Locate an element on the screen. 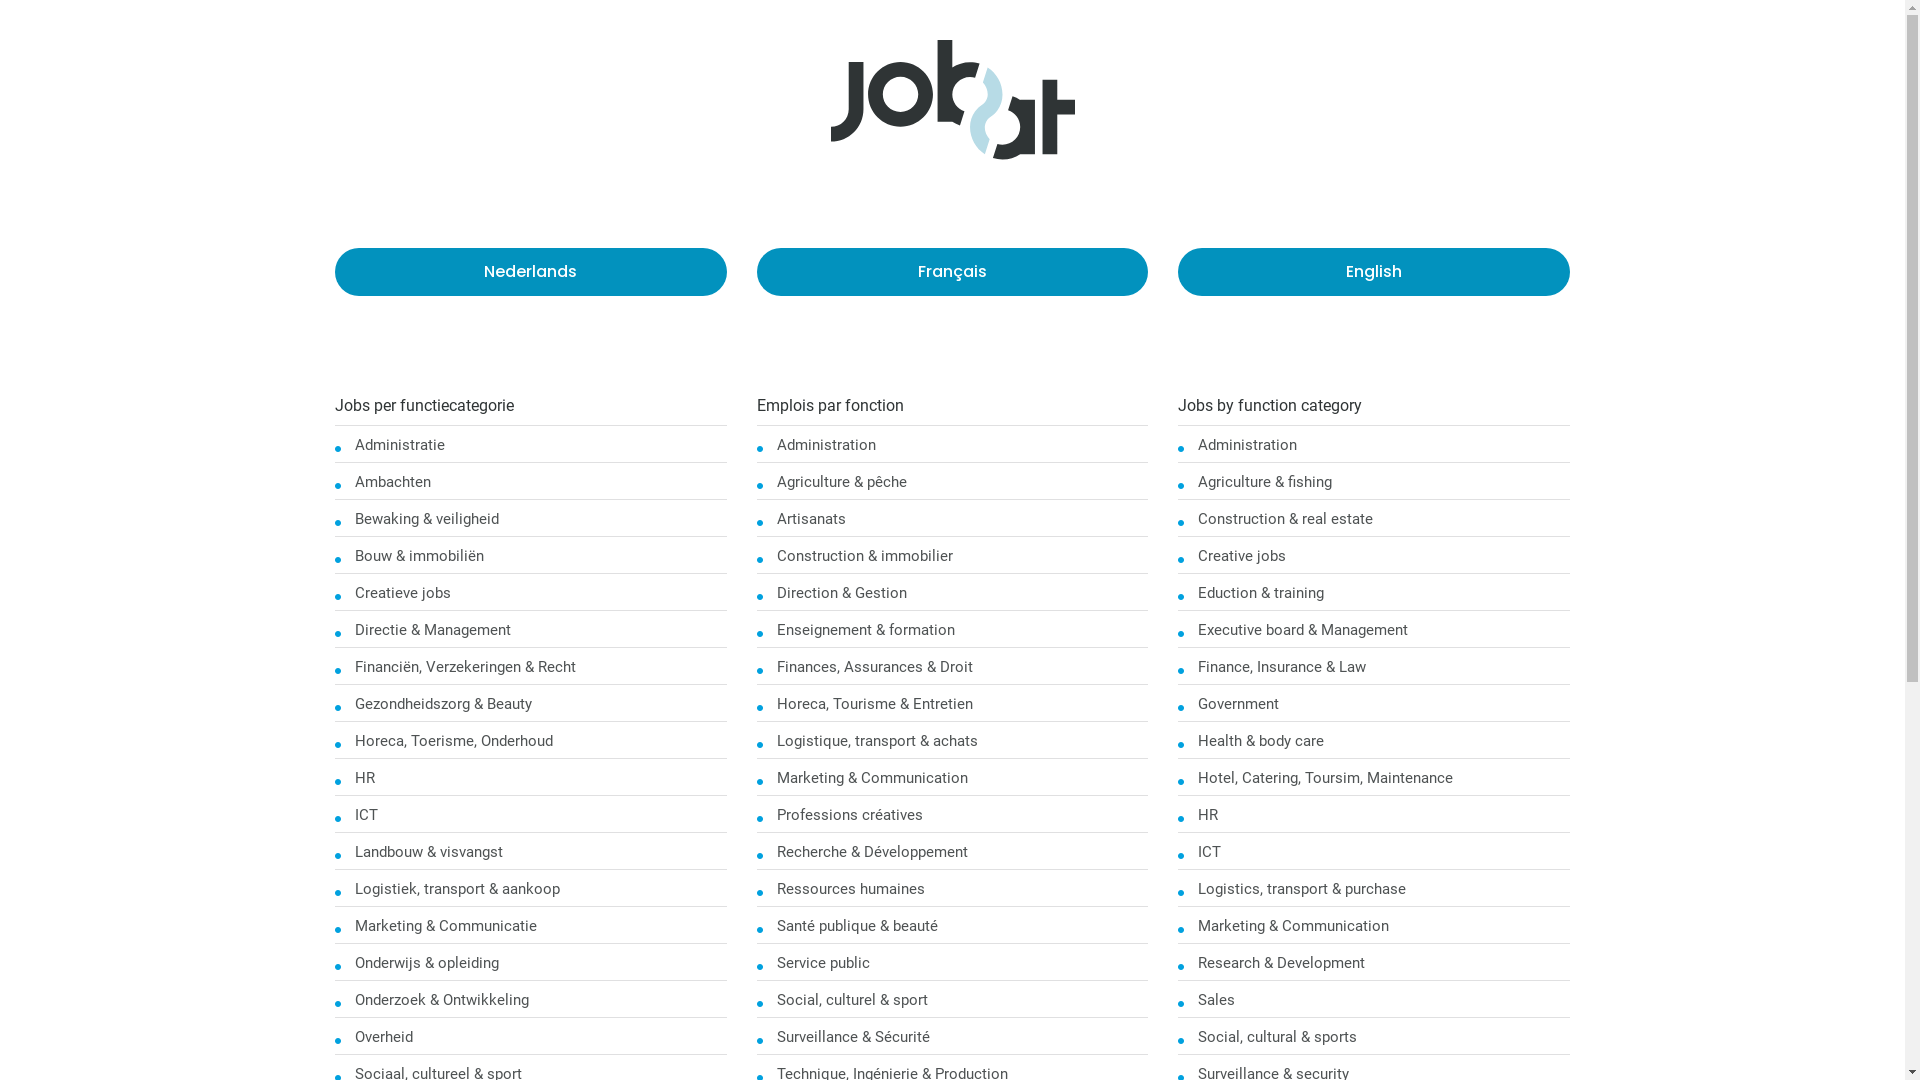  'Directie & Management' is located at coordinates (431, 628).